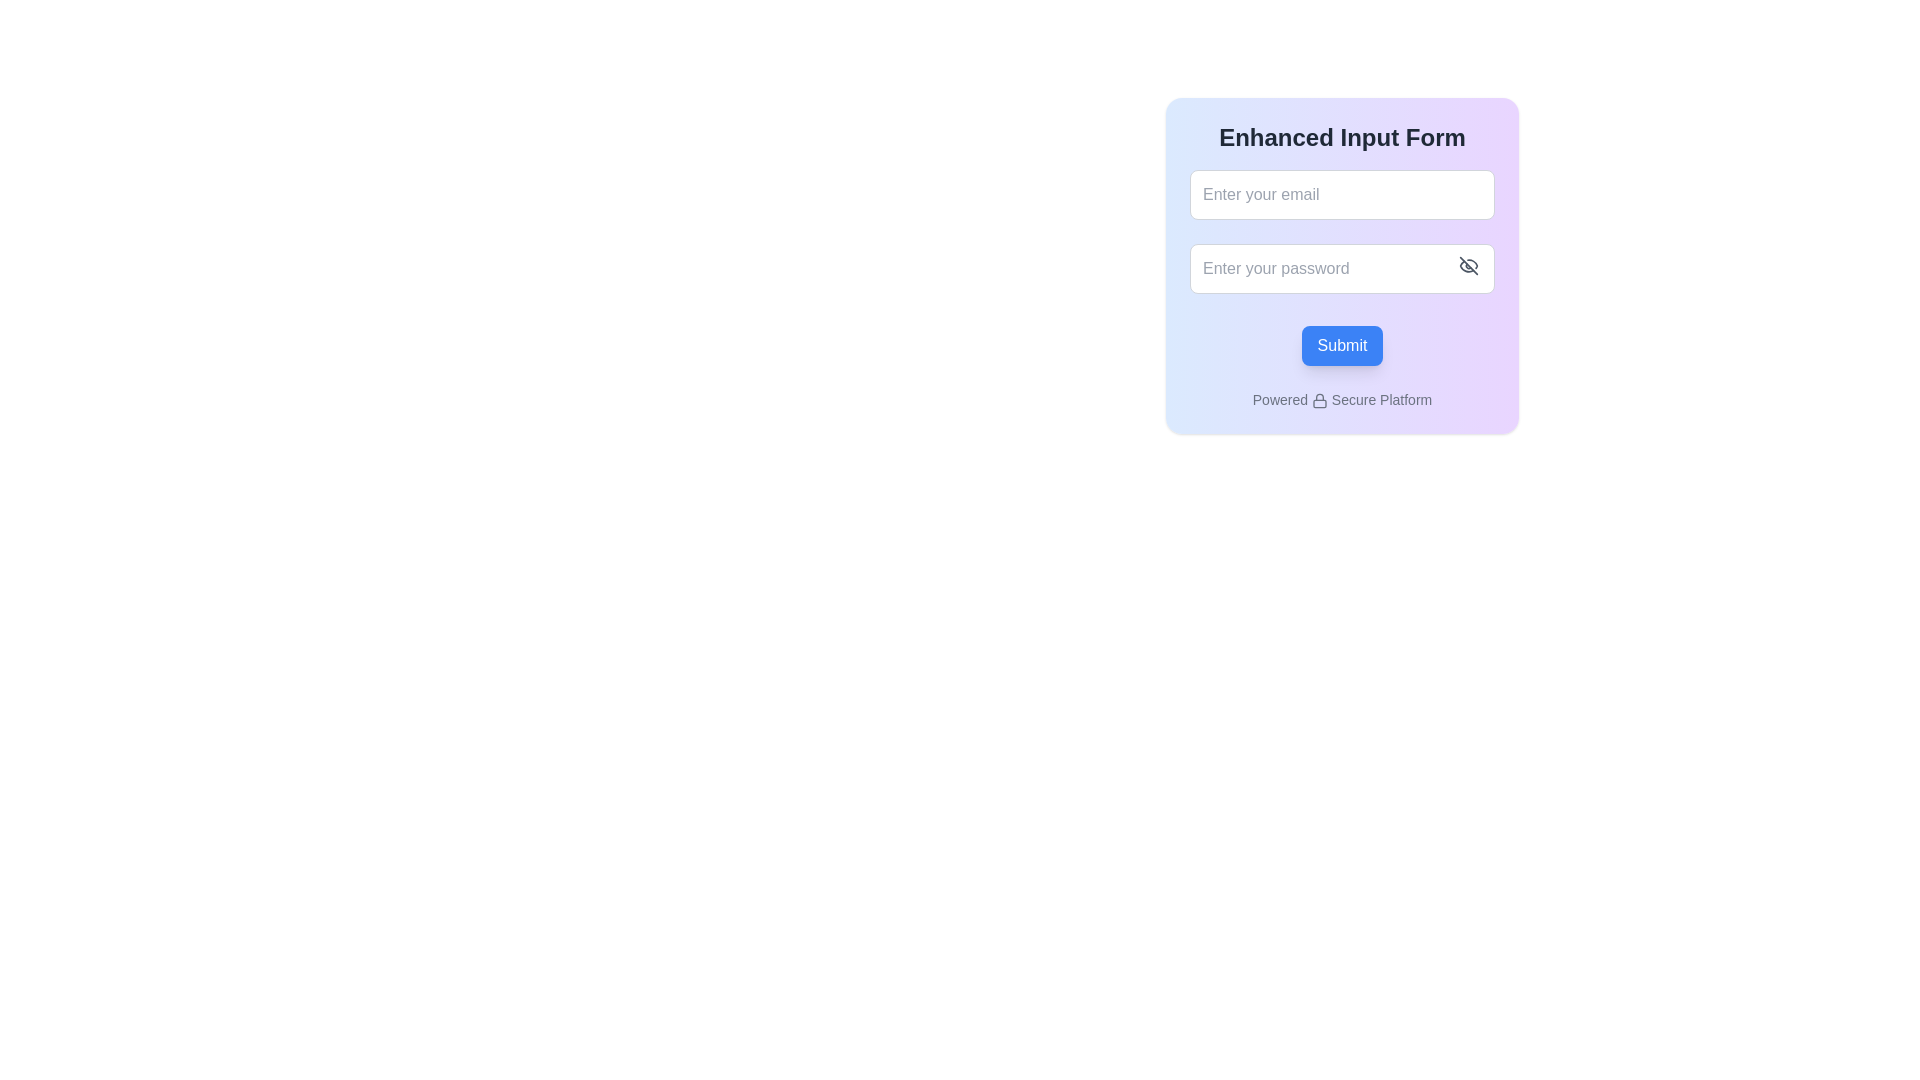 This screenshot has width=1920, height=1080. I want to click on the toggle visibility button for the password input field, which is located at the top right corner of the 'Enter your password' text field, so click(1468, 265).